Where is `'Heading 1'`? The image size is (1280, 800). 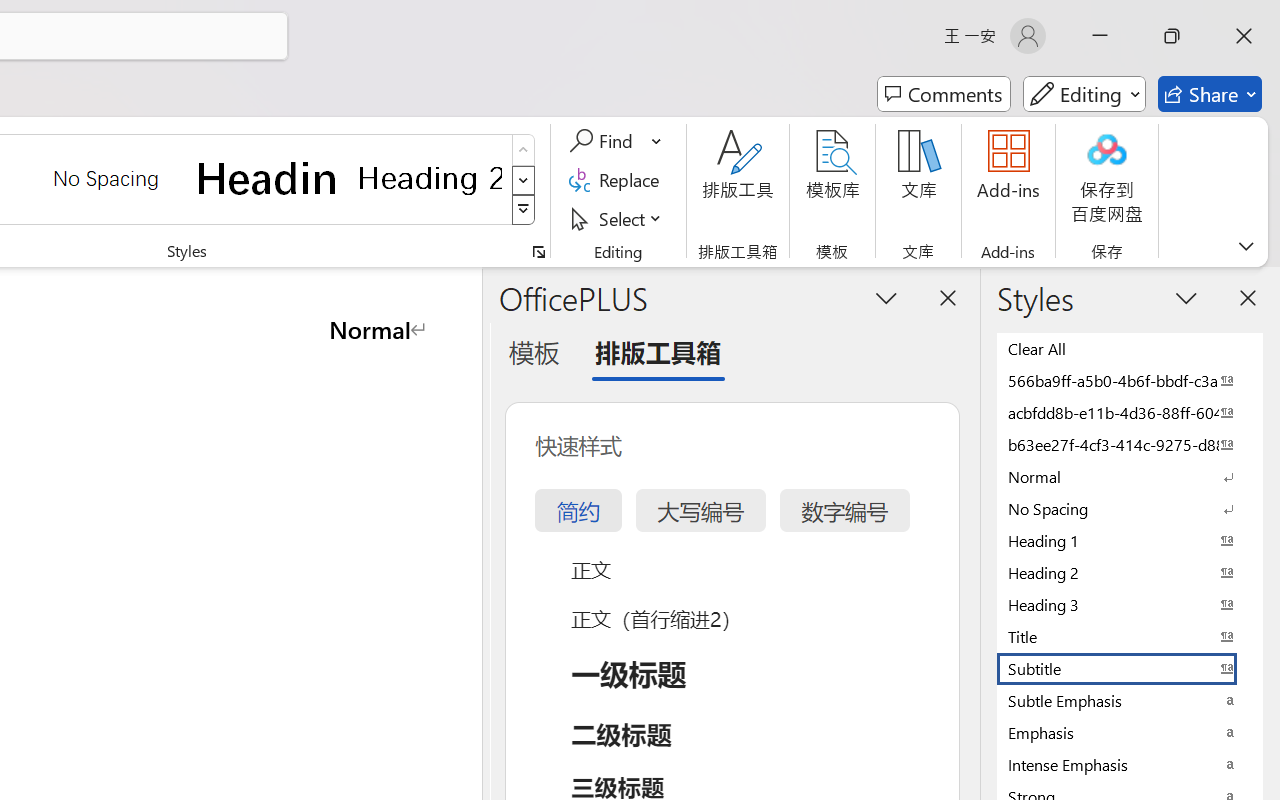
'Heading 1' is located at coordinates (267, 177).